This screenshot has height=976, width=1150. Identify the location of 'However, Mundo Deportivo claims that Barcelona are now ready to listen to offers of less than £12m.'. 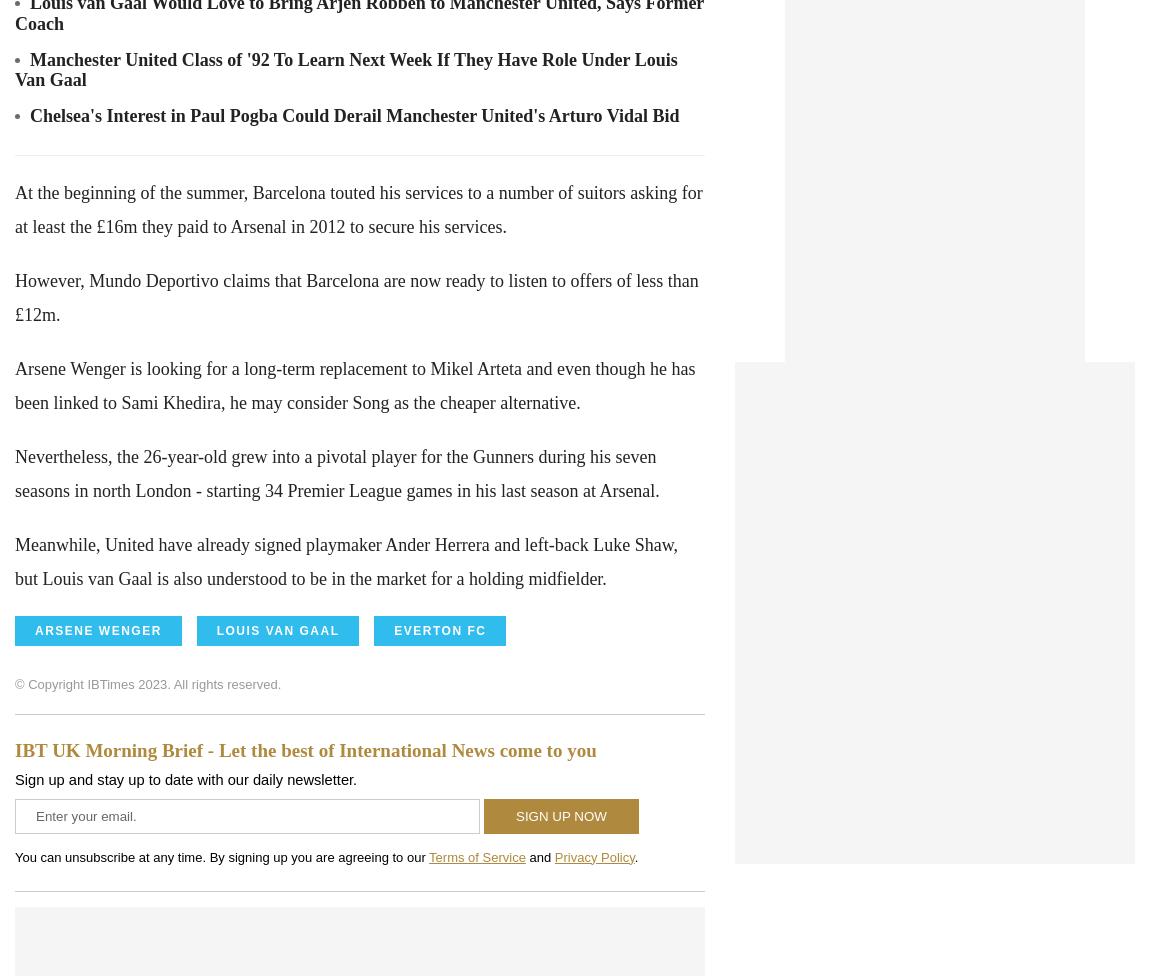
(356, 296).